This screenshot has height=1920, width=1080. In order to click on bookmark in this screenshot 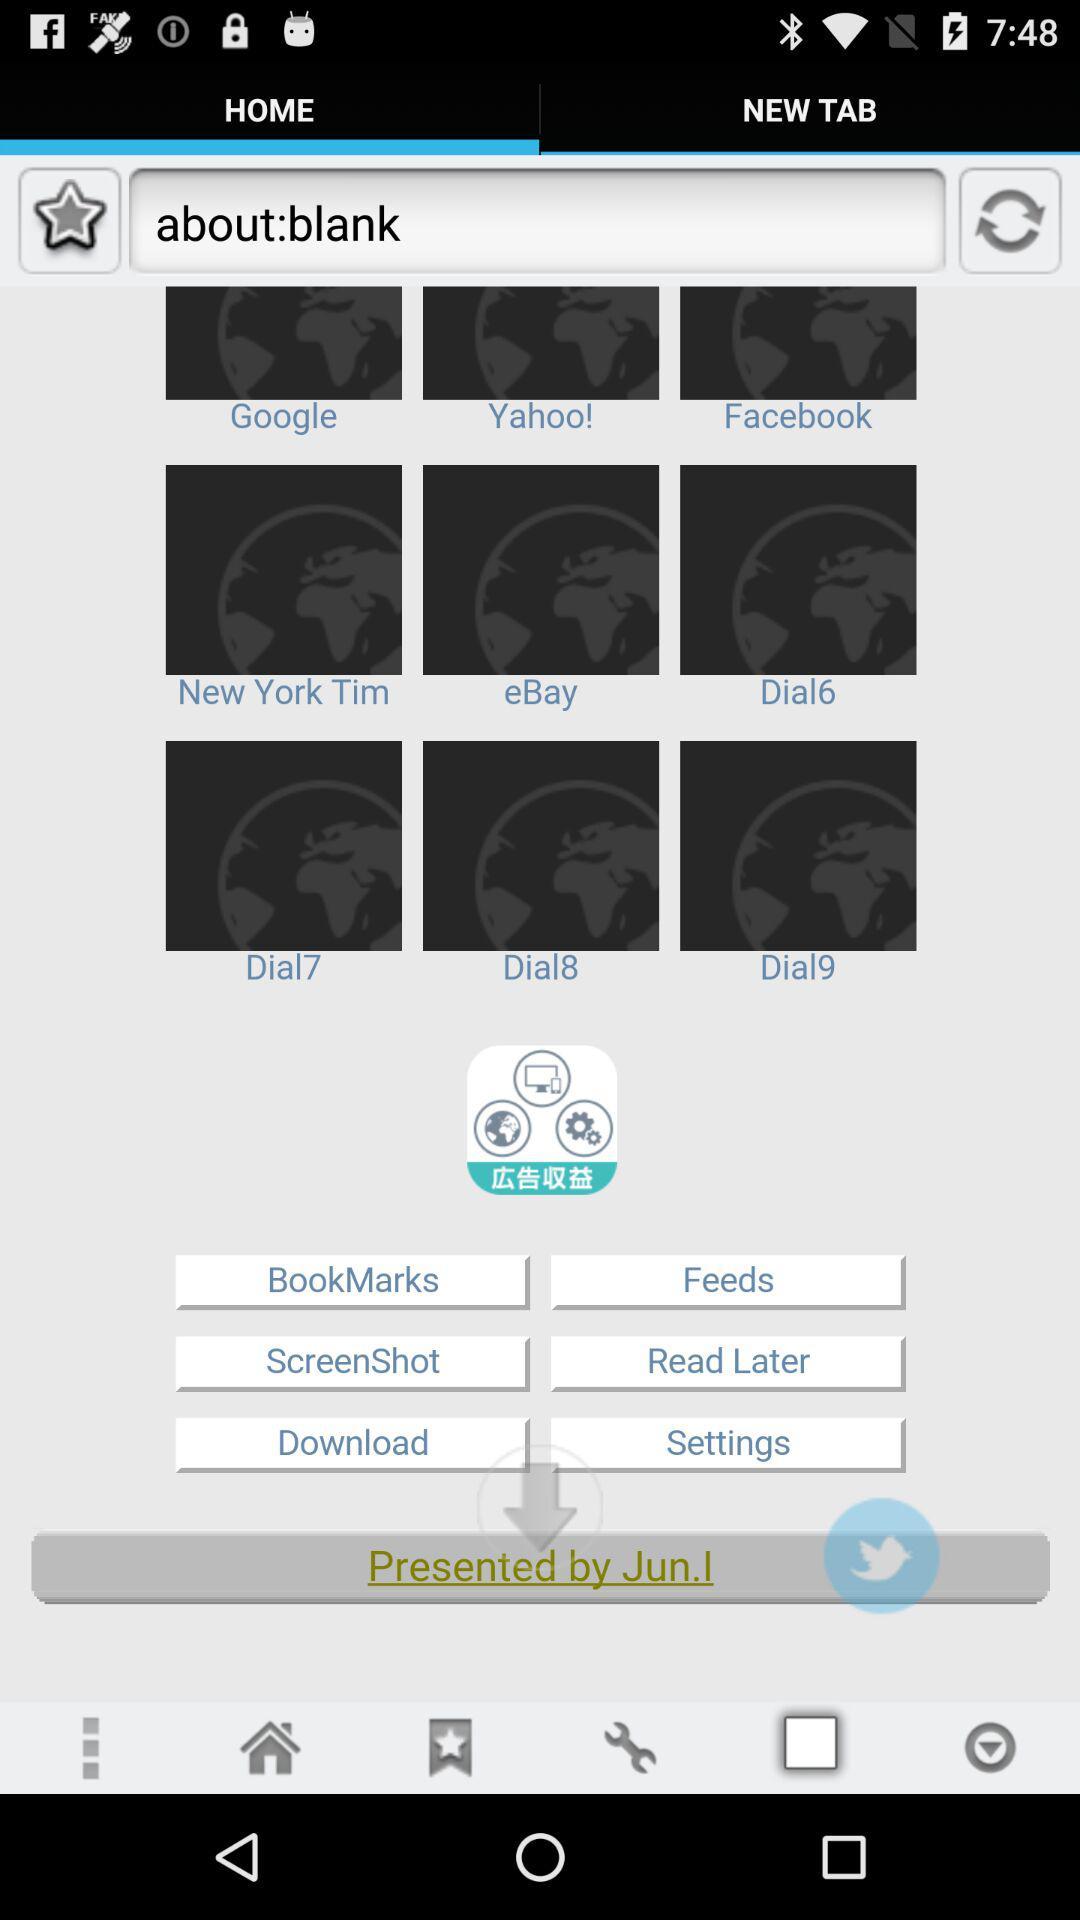, I will do `click(450, 1746)`.